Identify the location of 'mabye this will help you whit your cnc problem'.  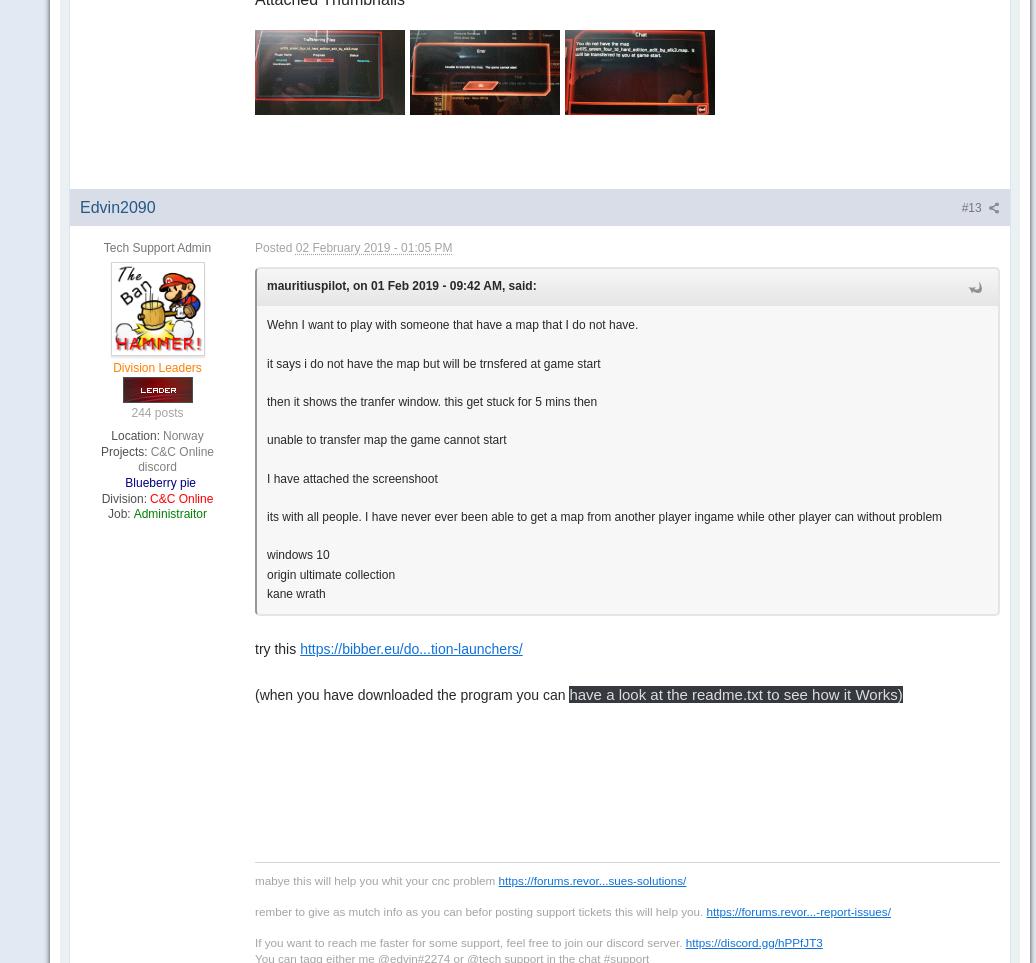
(376, 878).